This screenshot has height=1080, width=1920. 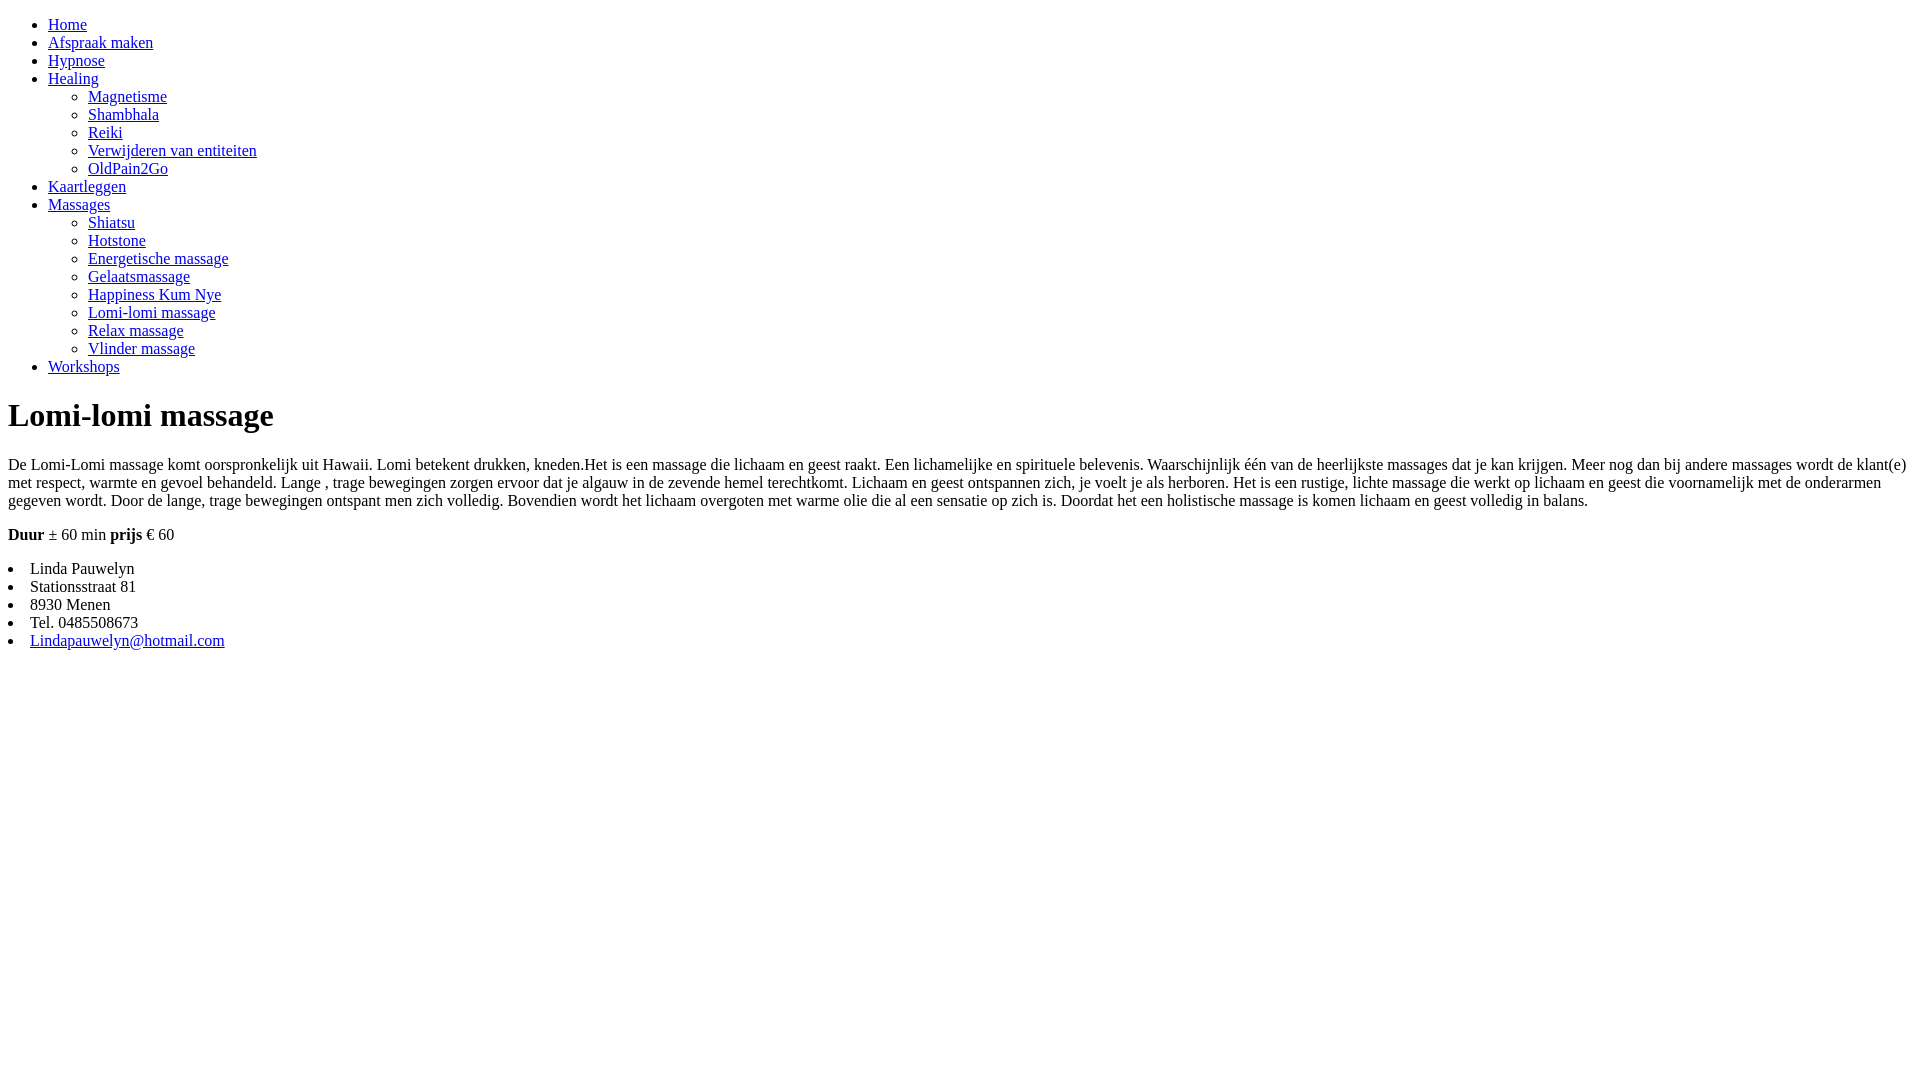 What do you see at coordinates (48, 366) in the screenshot?
I see `'Workshops'` at bounding box center [48, 366].